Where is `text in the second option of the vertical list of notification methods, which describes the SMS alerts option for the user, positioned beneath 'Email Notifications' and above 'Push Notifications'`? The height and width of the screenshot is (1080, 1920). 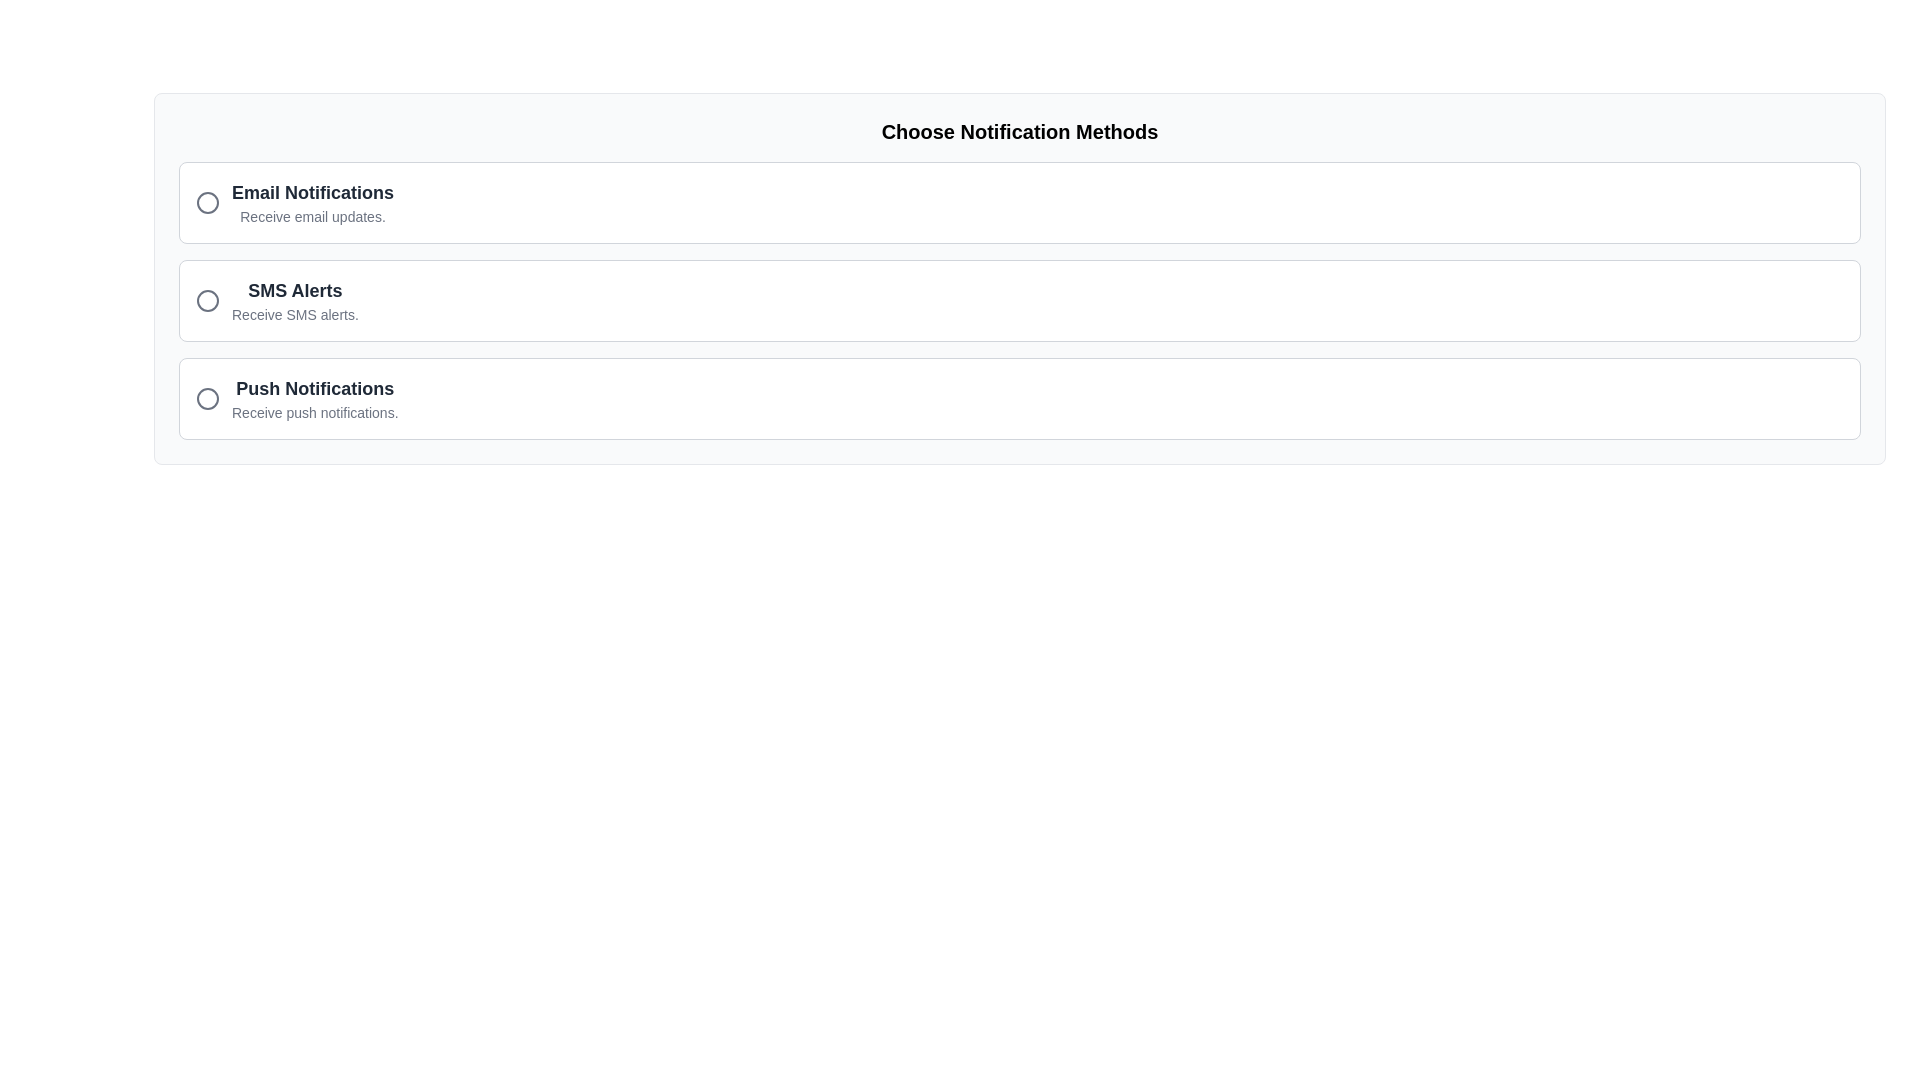
text in the second option of the vertical list of notification methods, which describes the SMS alerts option for the user, positioned beneath 'Email Notifications' and above 'Push Notifications' is located at coordinates (294, 300).